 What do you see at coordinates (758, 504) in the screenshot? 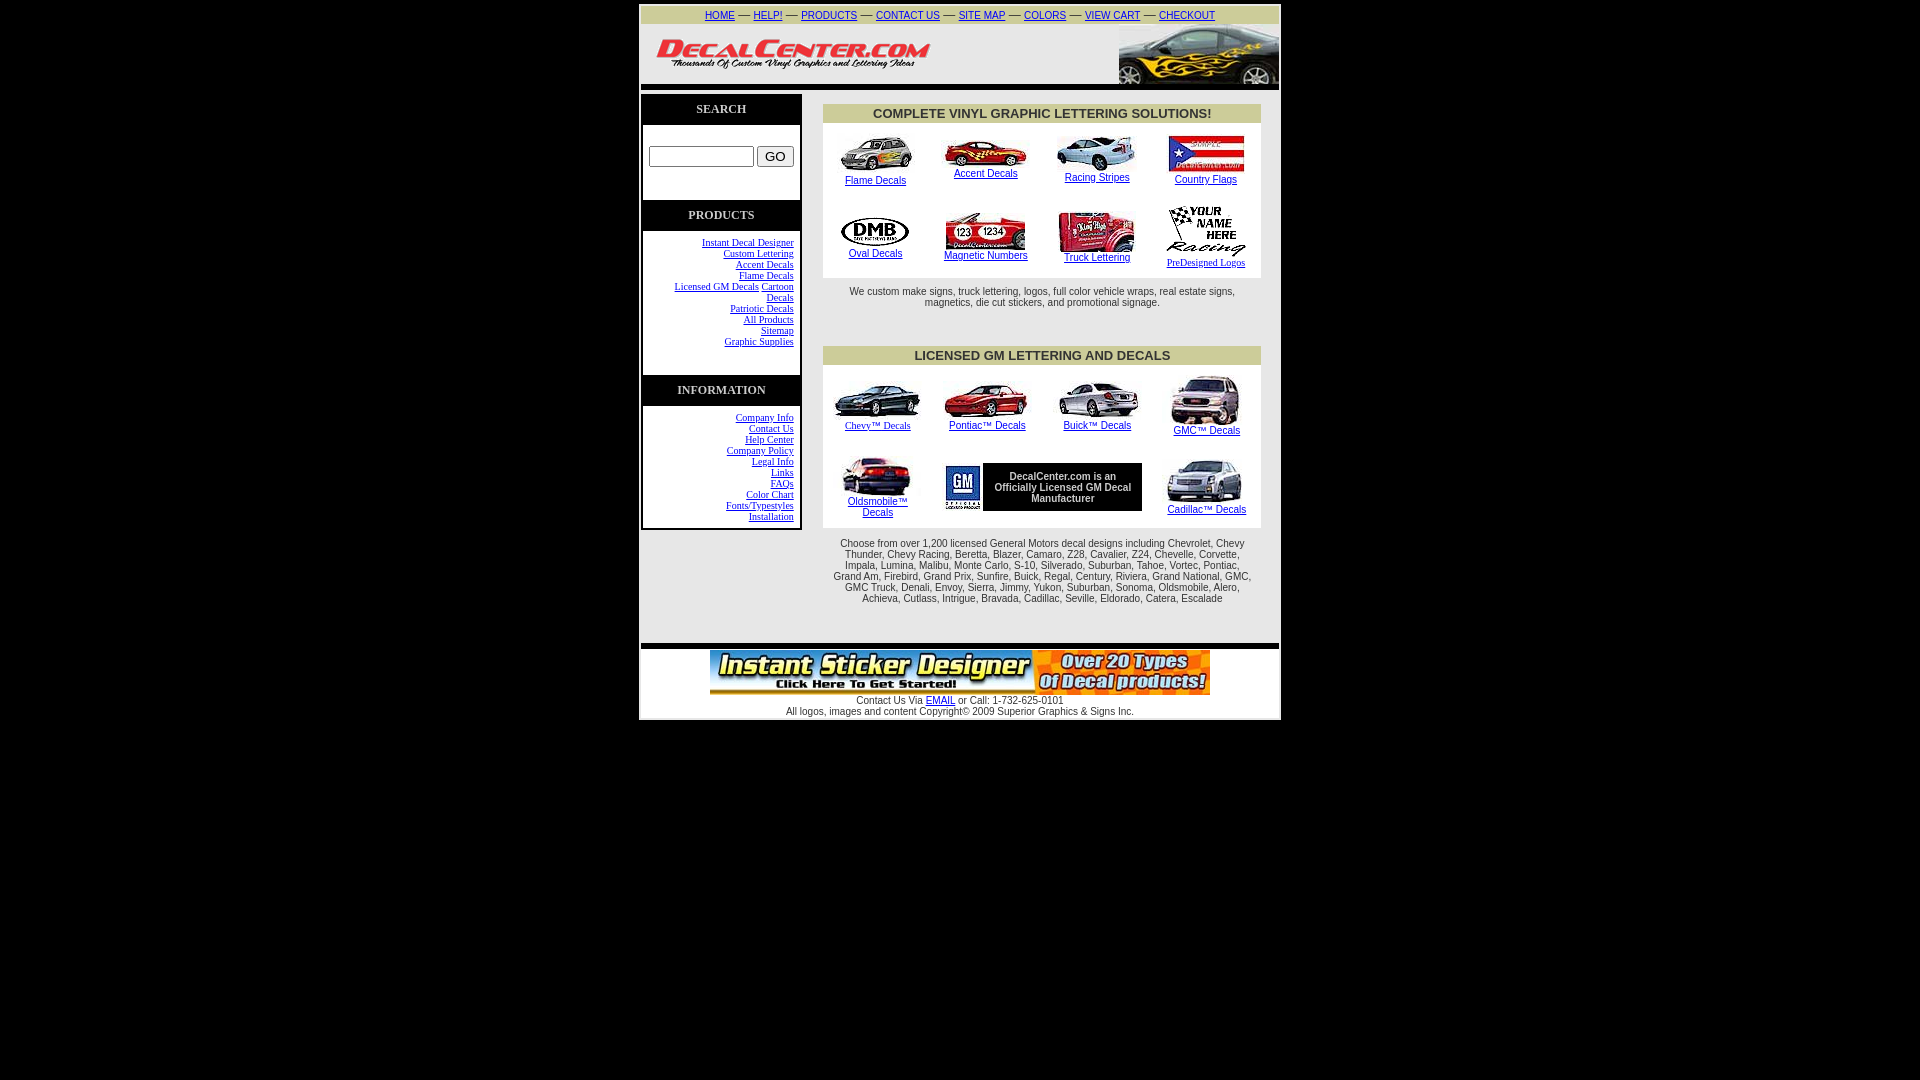
I see `'Fonts/Typestyles'` at bounding box center [758, 504].